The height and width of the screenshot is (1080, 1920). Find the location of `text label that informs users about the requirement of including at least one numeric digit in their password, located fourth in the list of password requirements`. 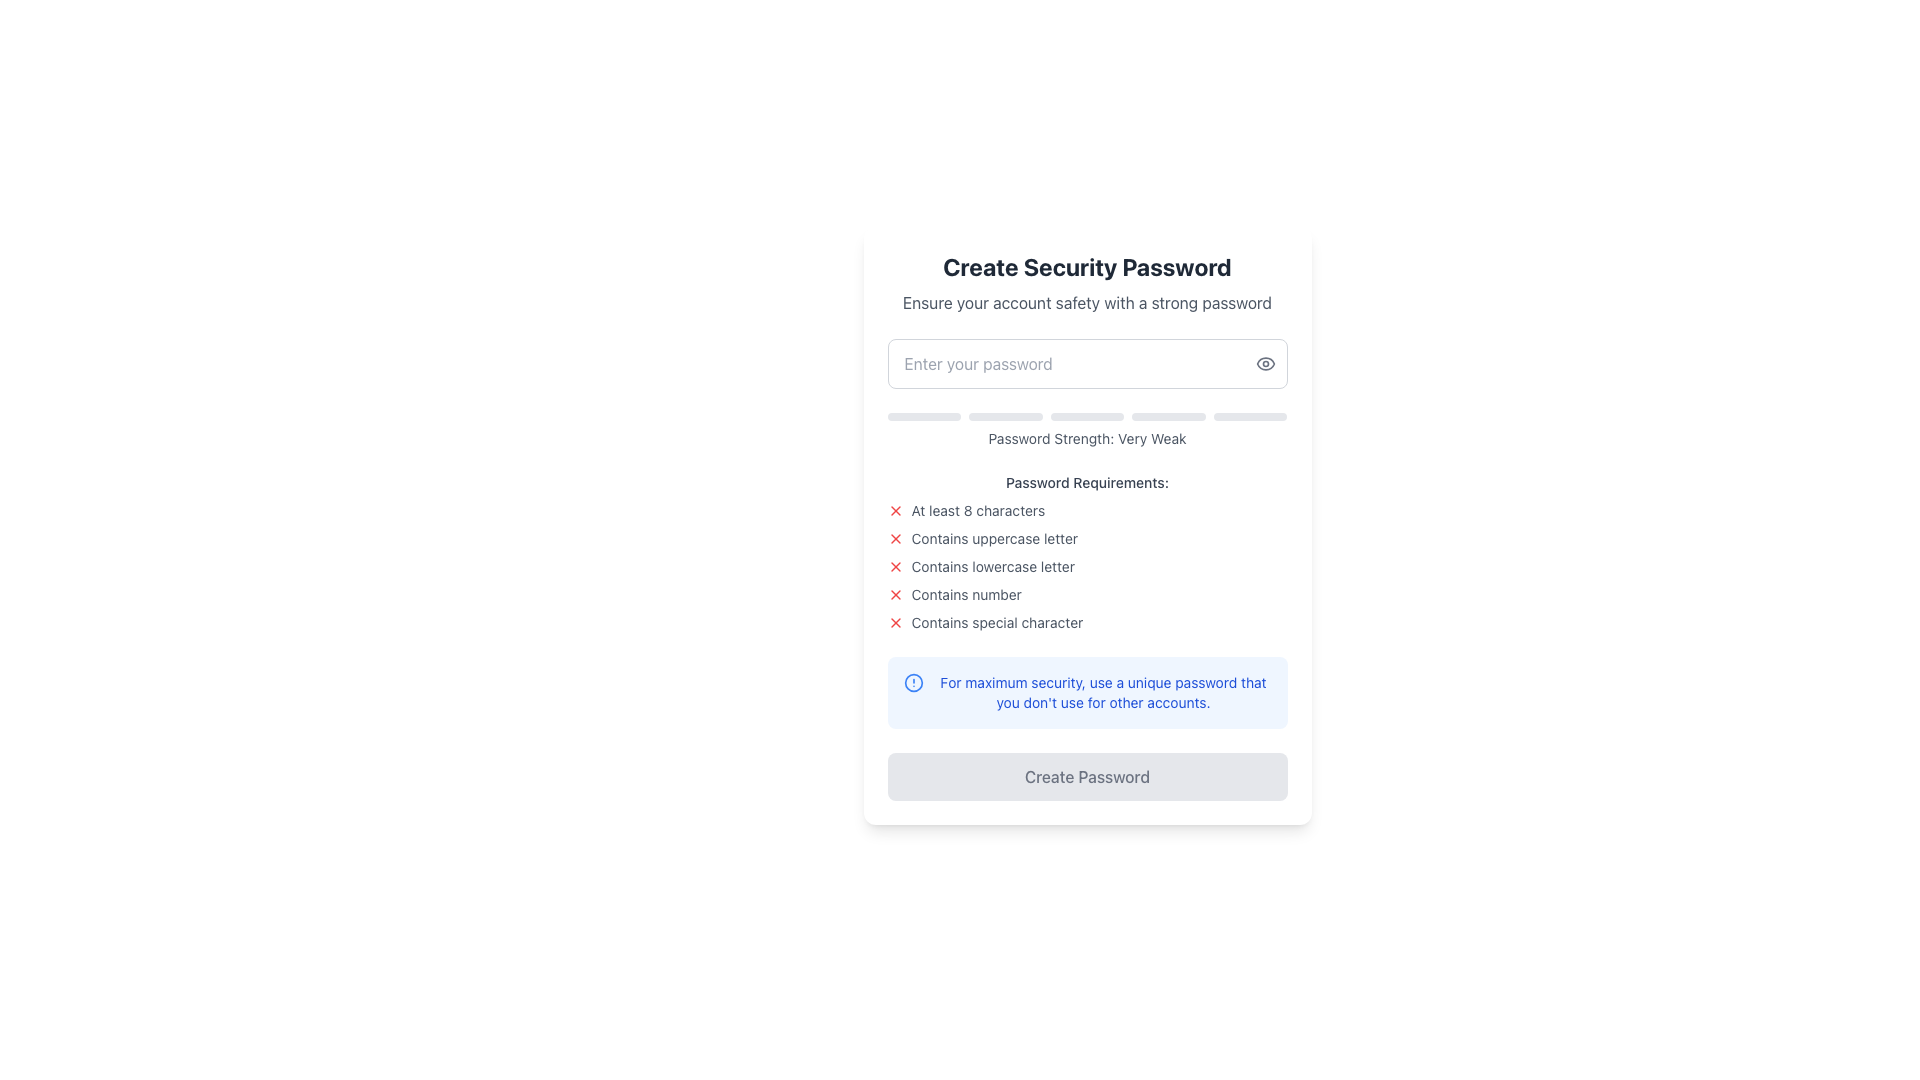

text label that informs users about the requirement of including at least one numeric digit in their password, located fourth in the list of password requirements is located at coordinates (966, 593).